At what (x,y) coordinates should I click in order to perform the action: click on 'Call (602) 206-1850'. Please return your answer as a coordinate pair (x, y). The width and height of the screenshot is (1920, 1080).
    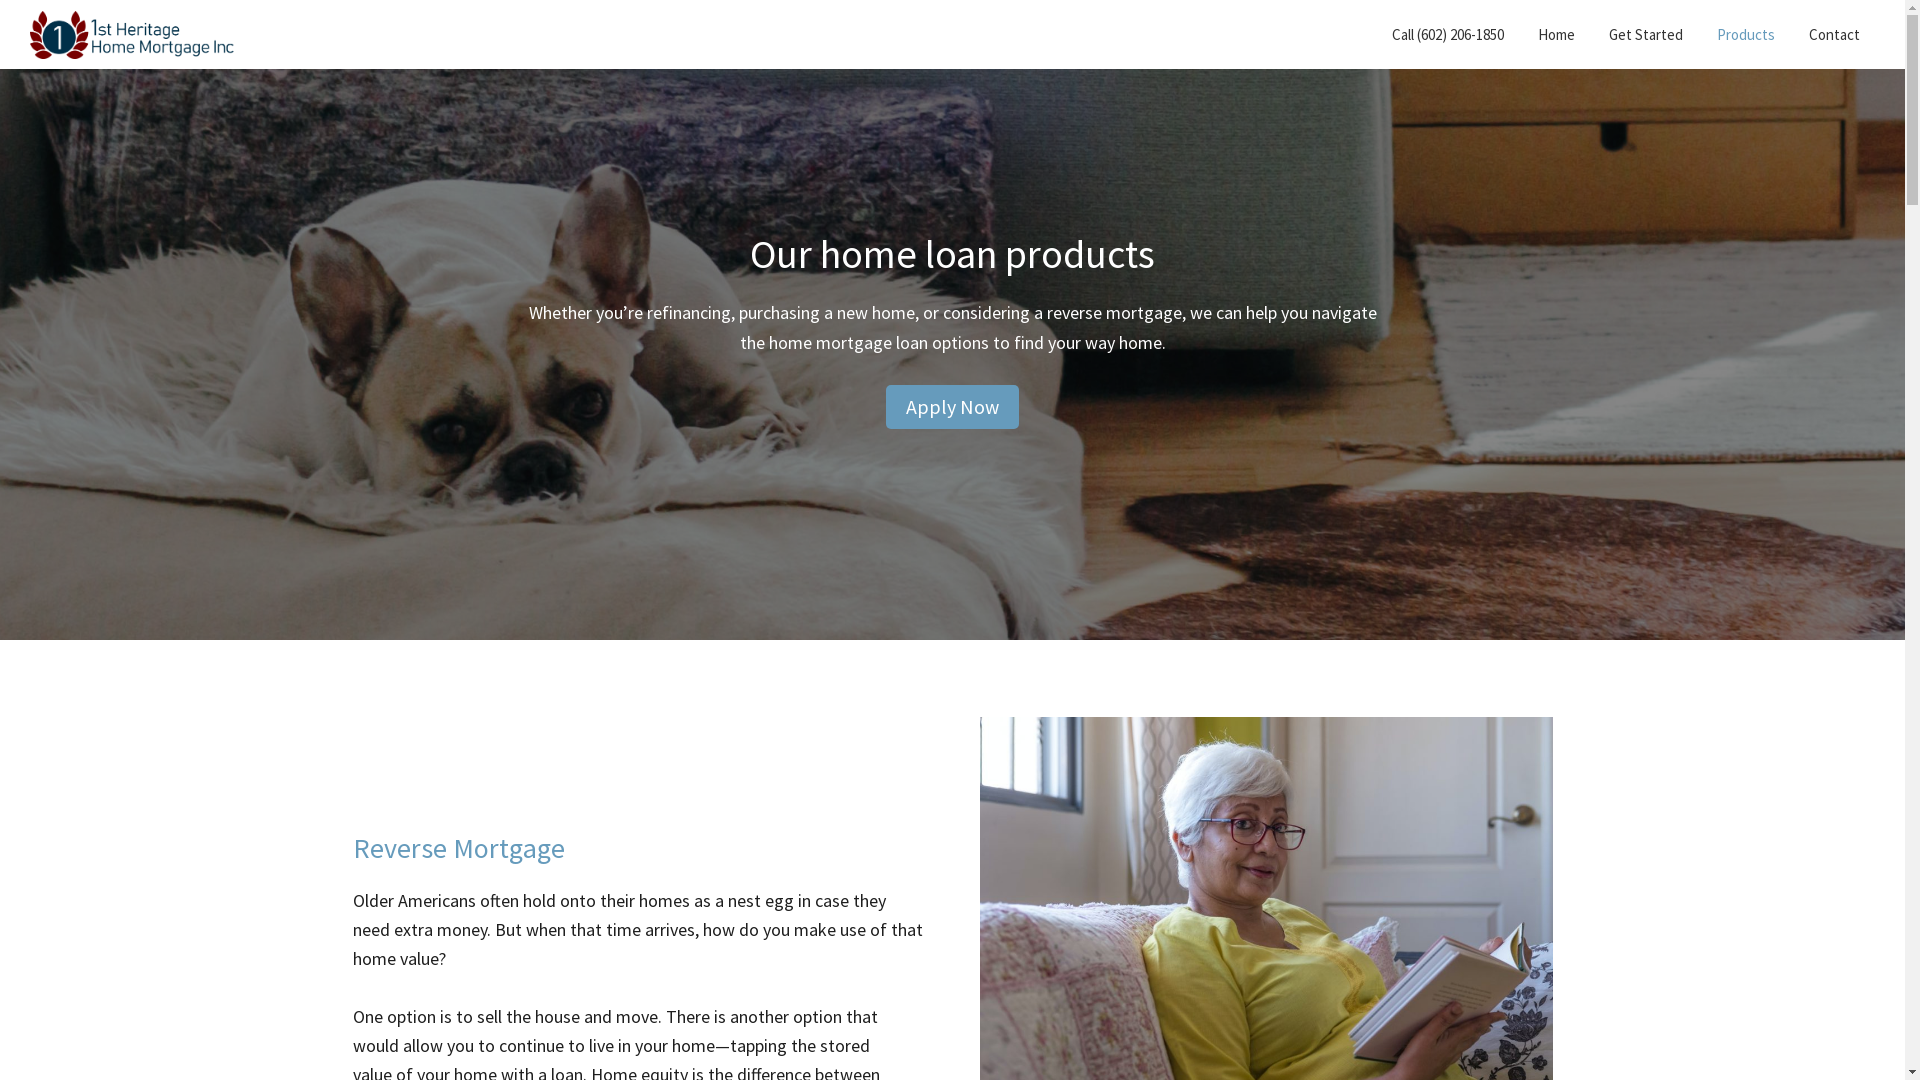
    Looking at the image, I should click on (1448, 34).